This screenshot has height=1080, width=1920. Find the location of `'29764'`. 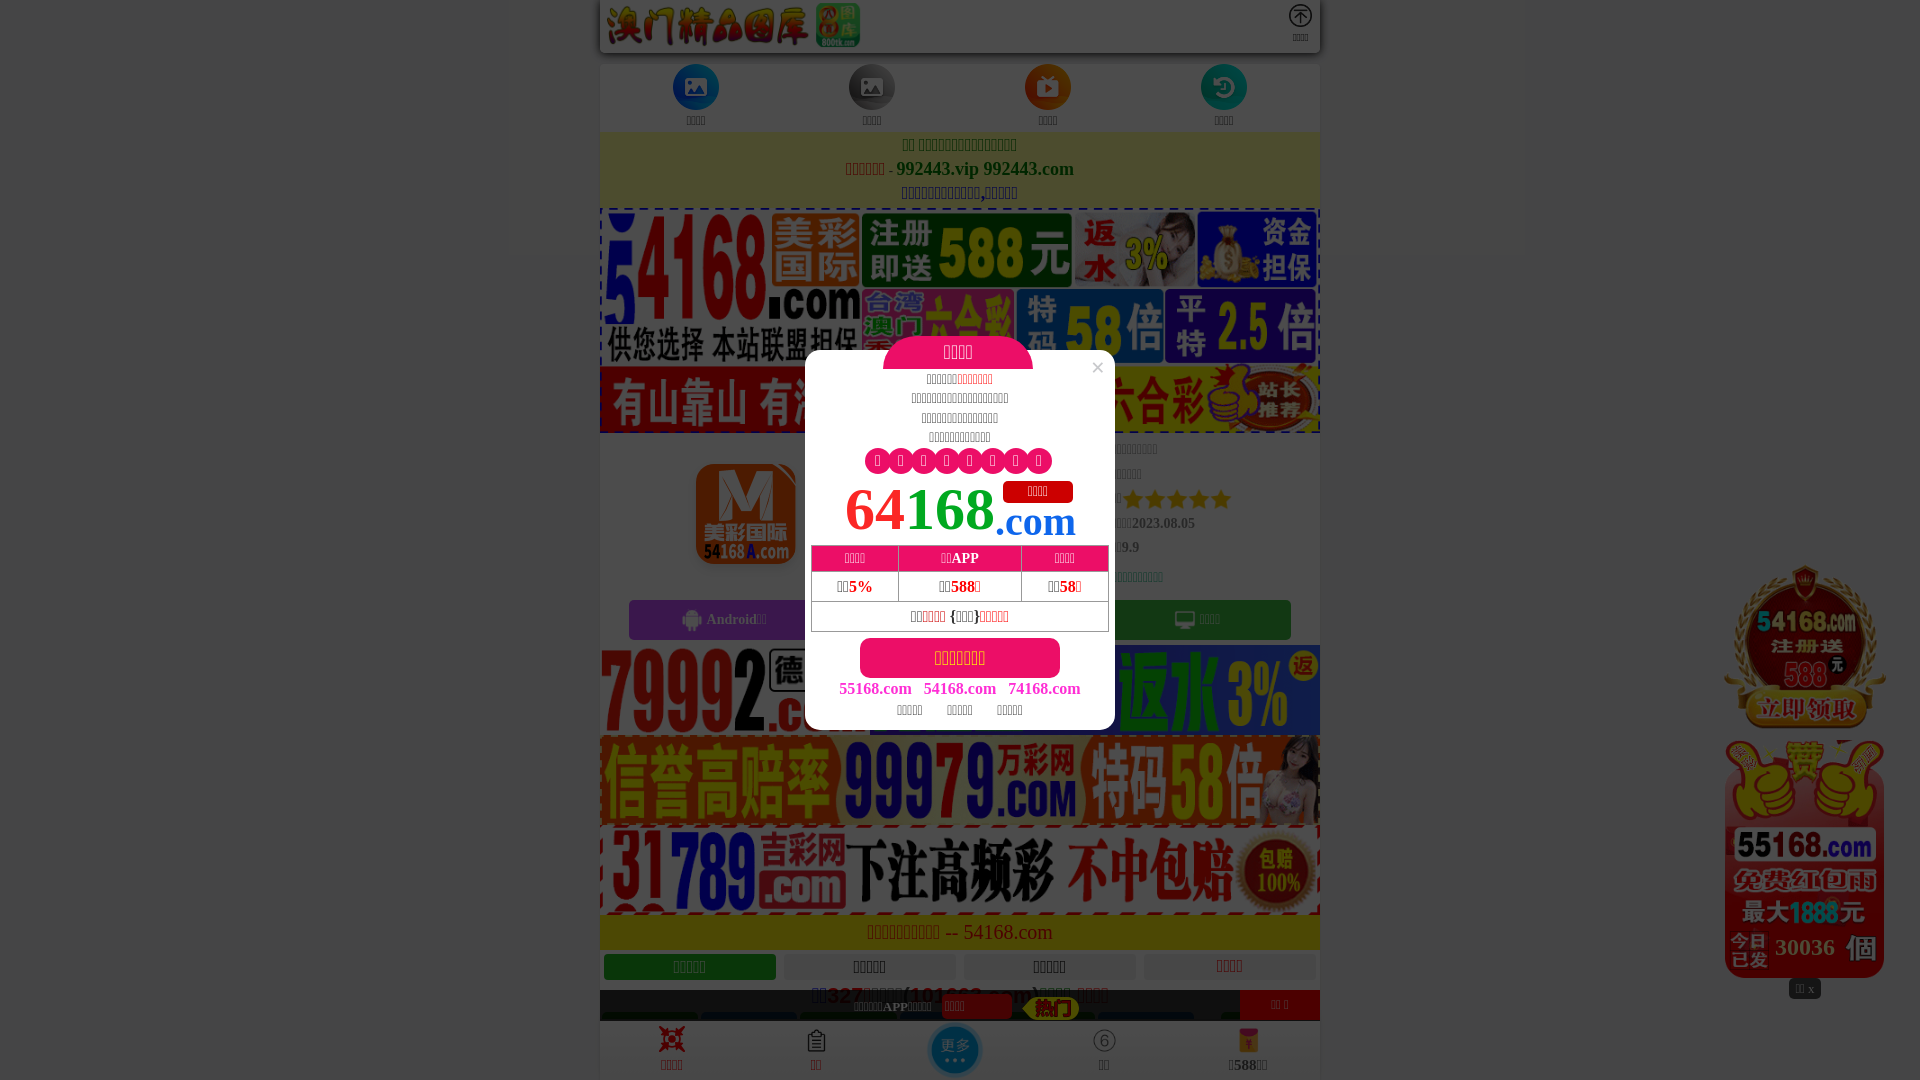

'29764' is located at coordinates (1804, 767).